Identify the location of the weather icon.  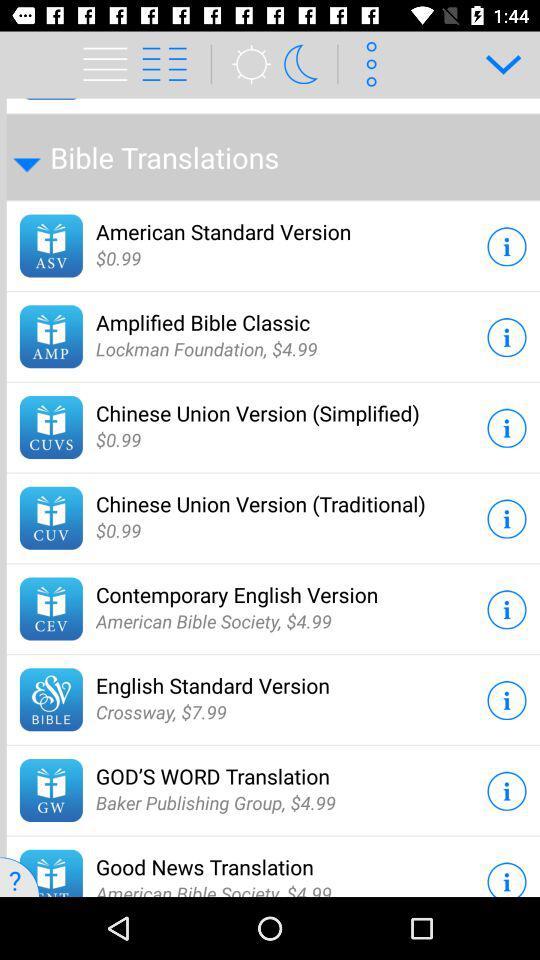
(245, 64).